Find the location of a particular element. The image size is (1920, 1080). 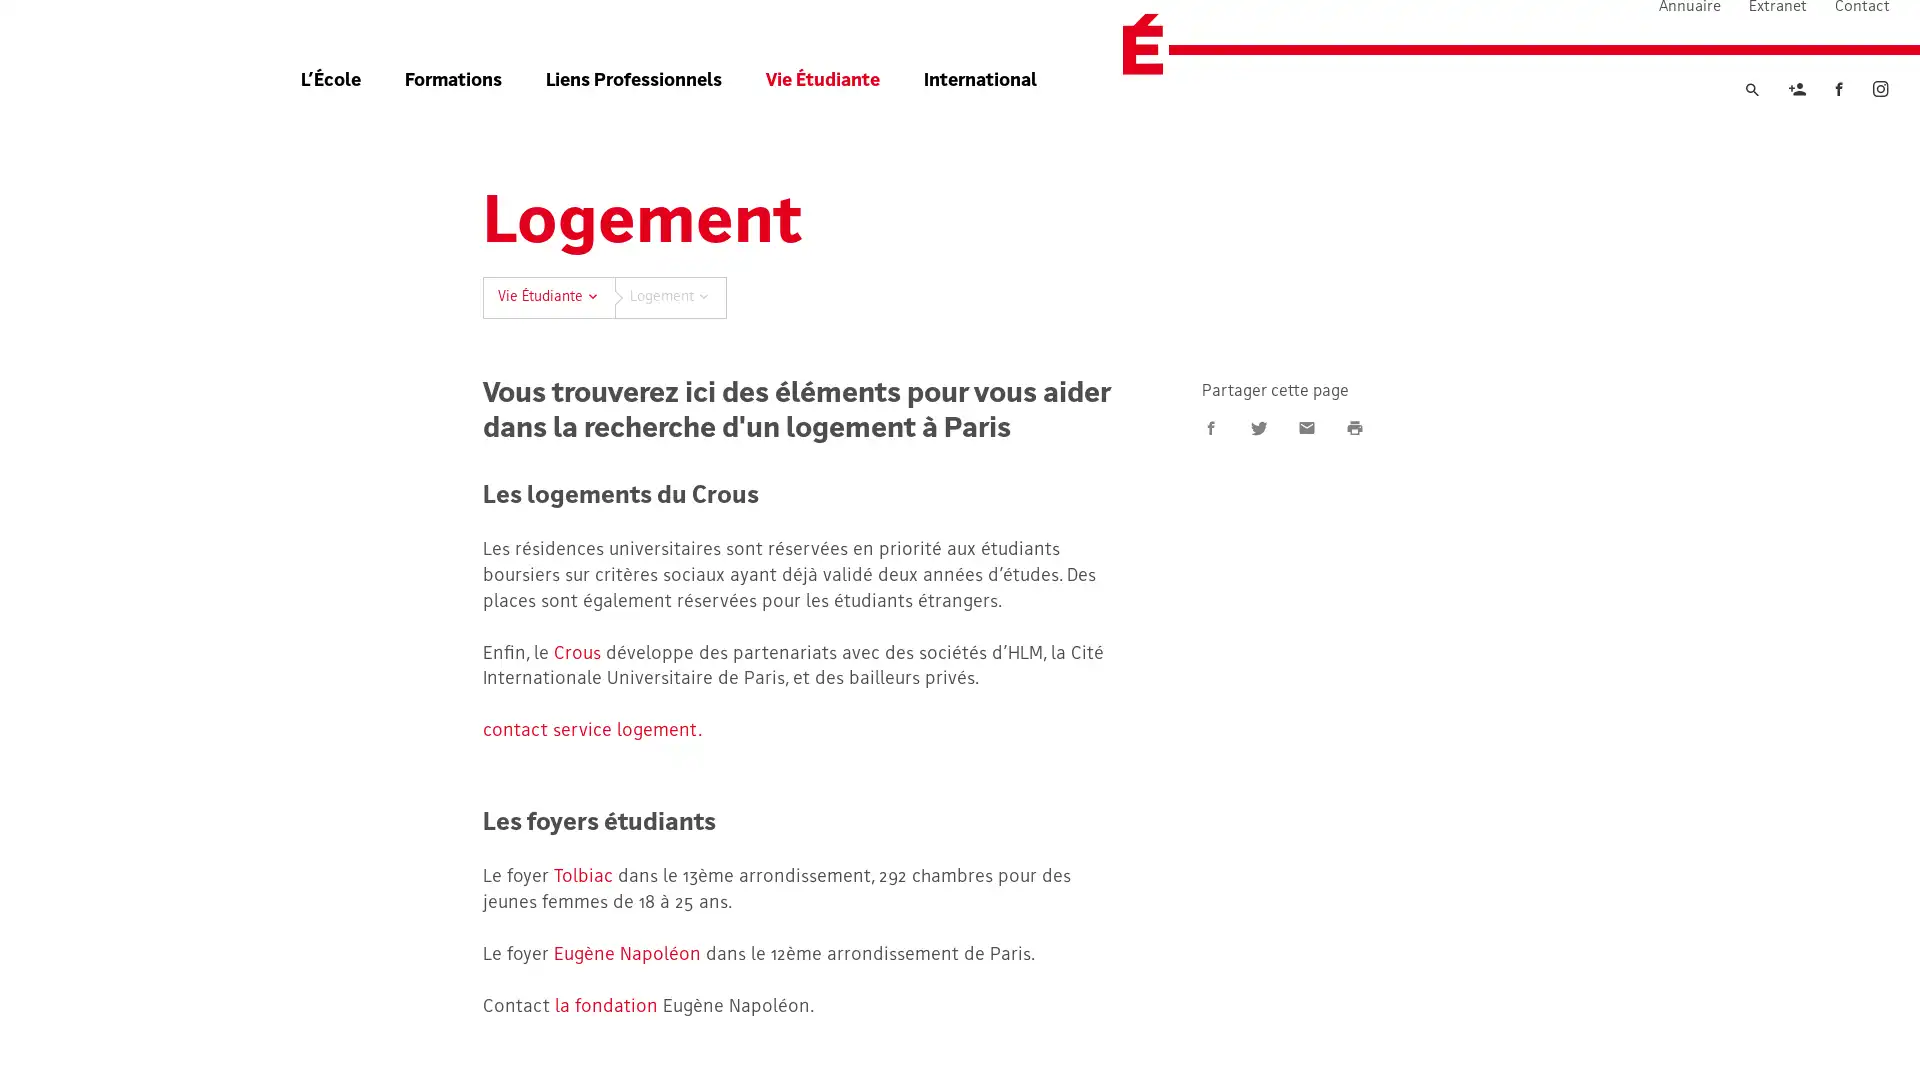

Rechercher is located at coordinates (1751, 123).